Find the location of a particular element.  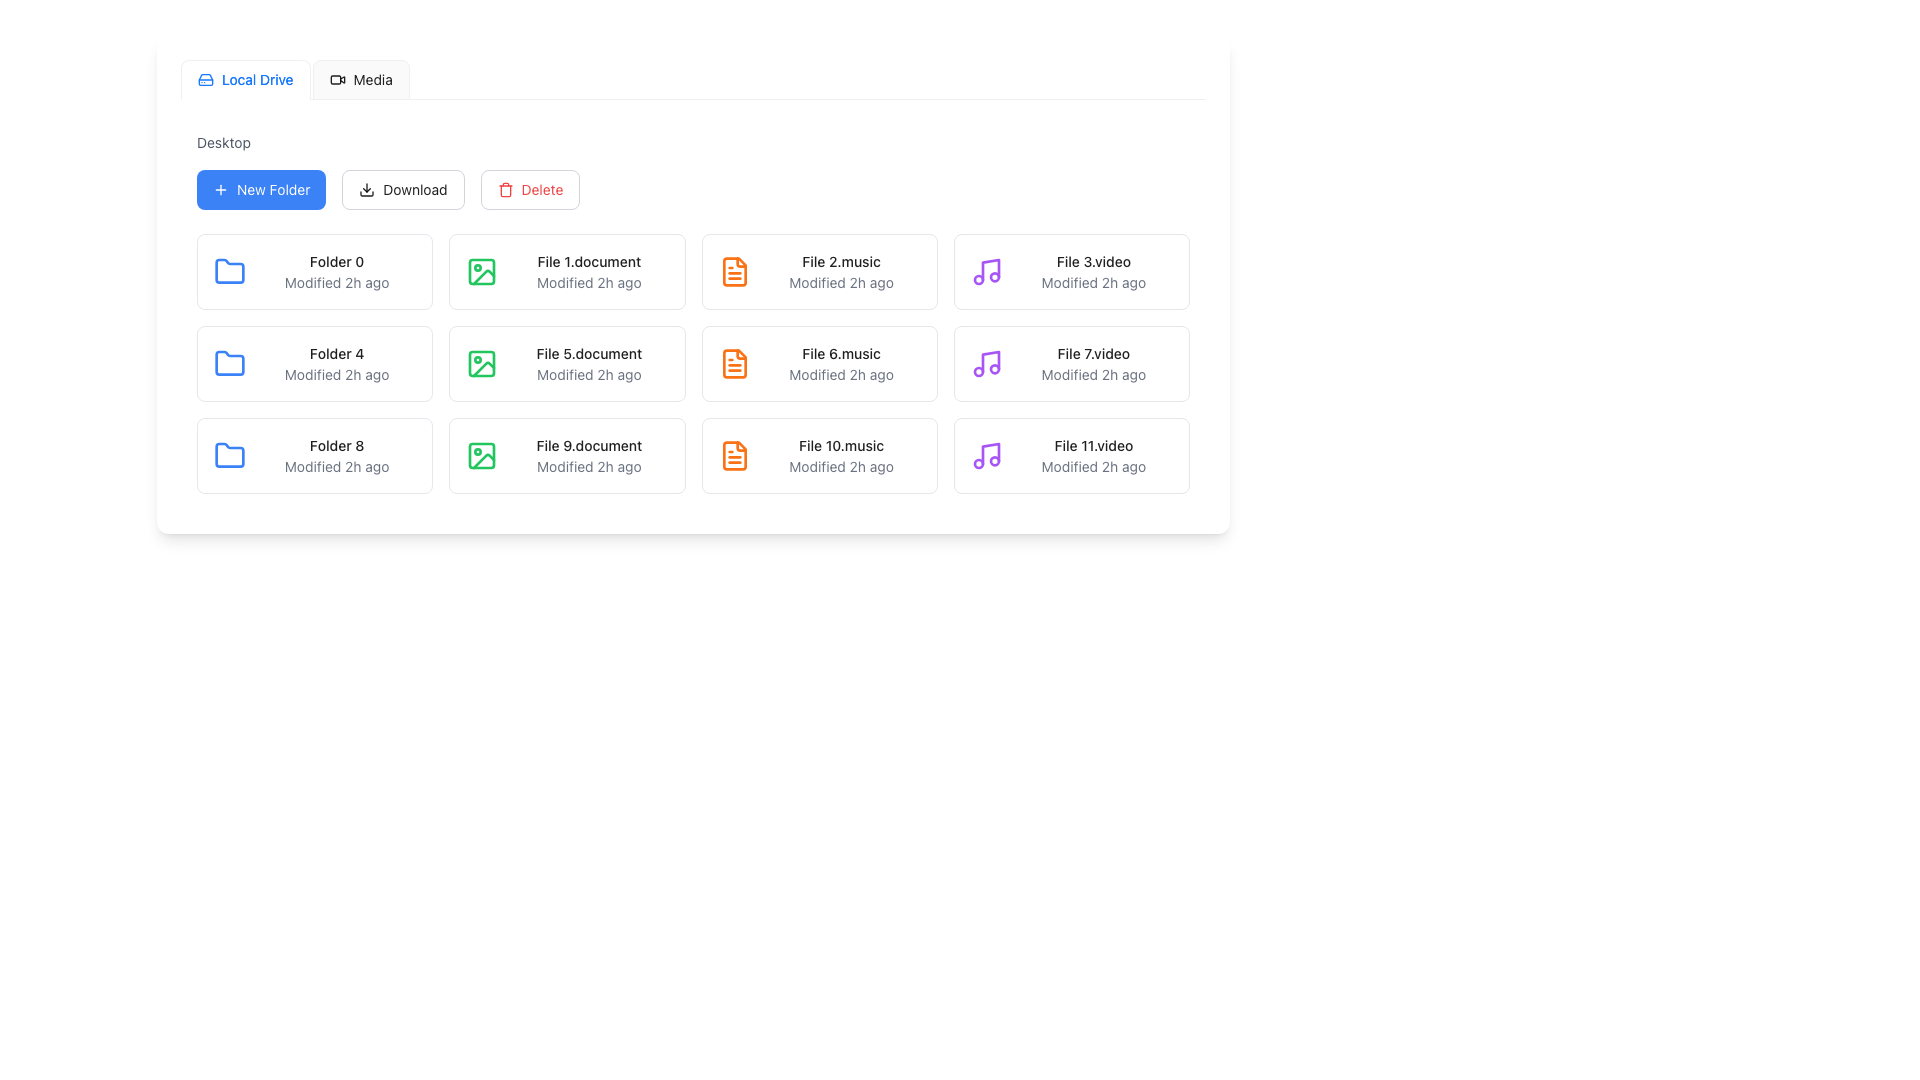

the second button in the horizontal group near the top left of the interface is located at coordinates (402, 189).